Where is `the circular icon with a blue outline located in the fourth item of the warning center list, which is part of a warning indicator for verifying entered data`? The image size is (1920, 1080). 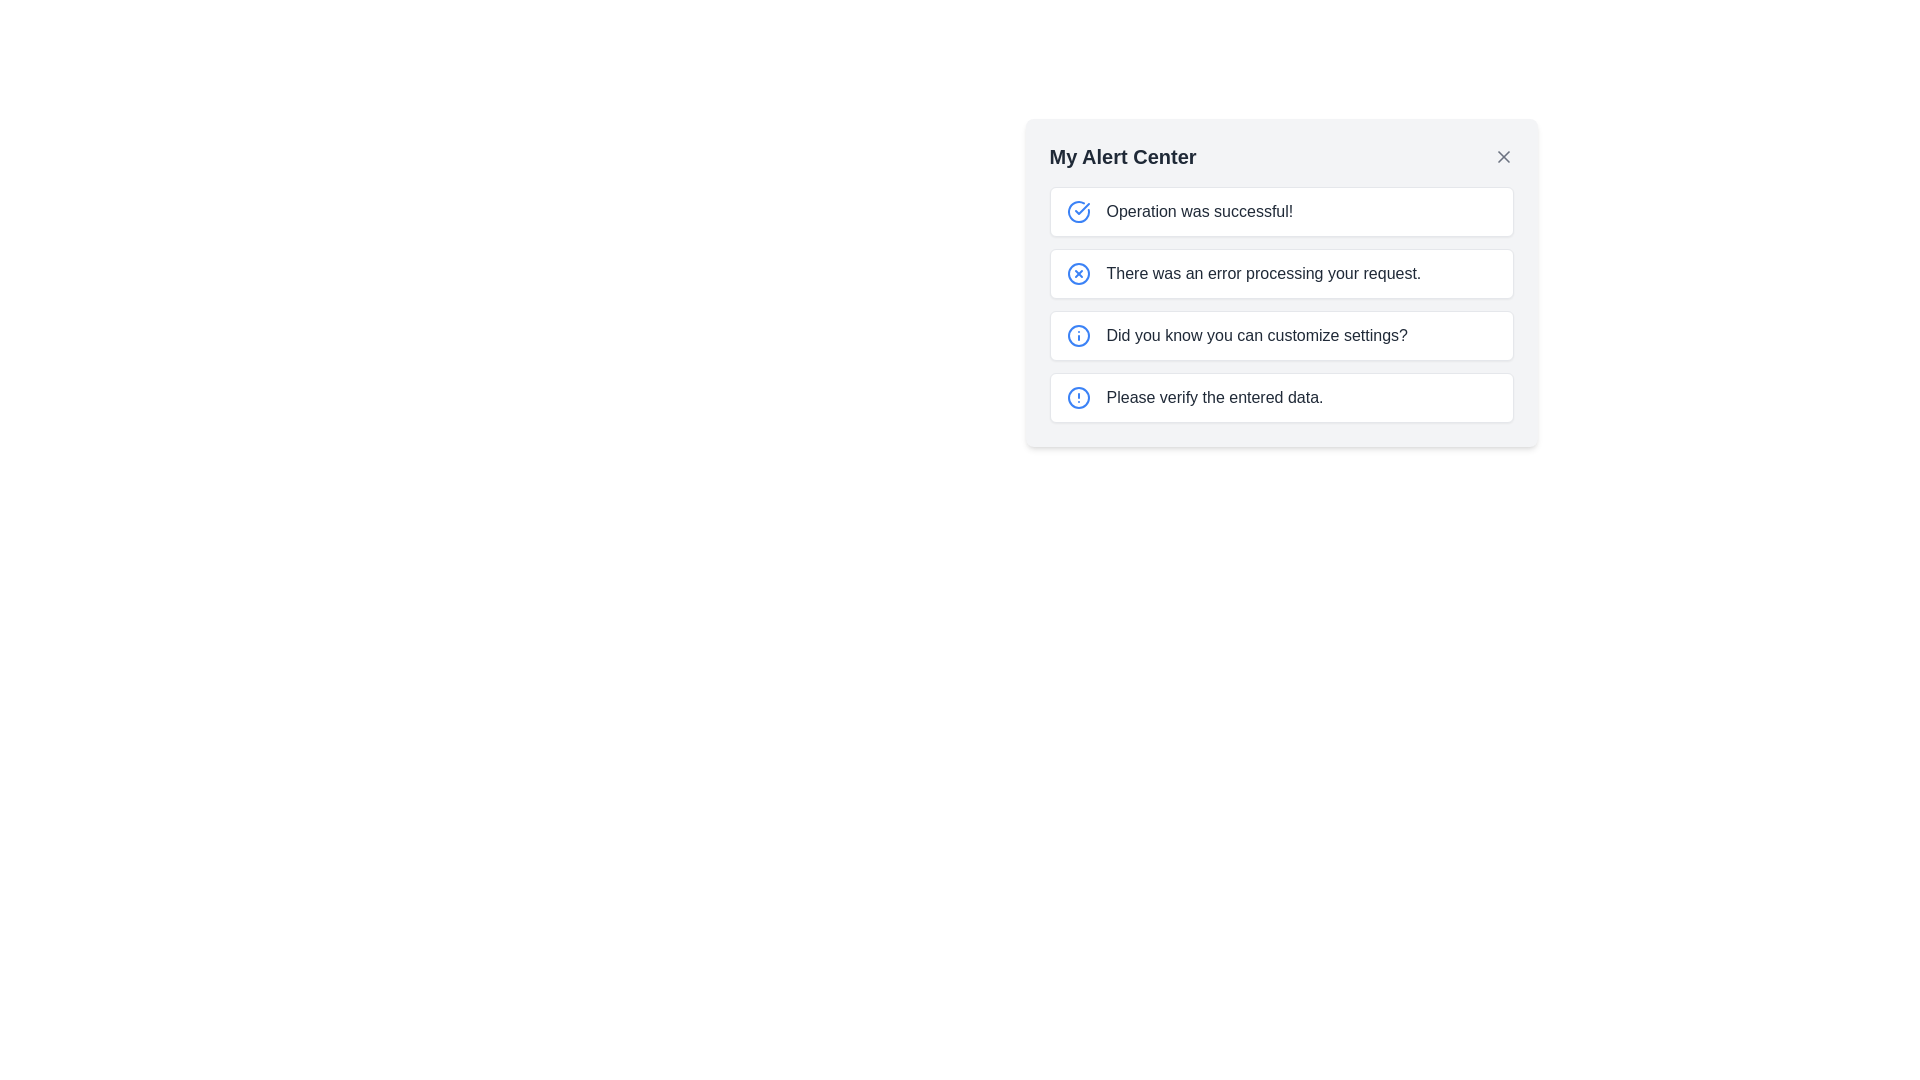 the circular icon with a blue outline located in the fourth item of the warning center list, which is part of a warning indicator for verifying entered data is located at coordinates (1077, 397).